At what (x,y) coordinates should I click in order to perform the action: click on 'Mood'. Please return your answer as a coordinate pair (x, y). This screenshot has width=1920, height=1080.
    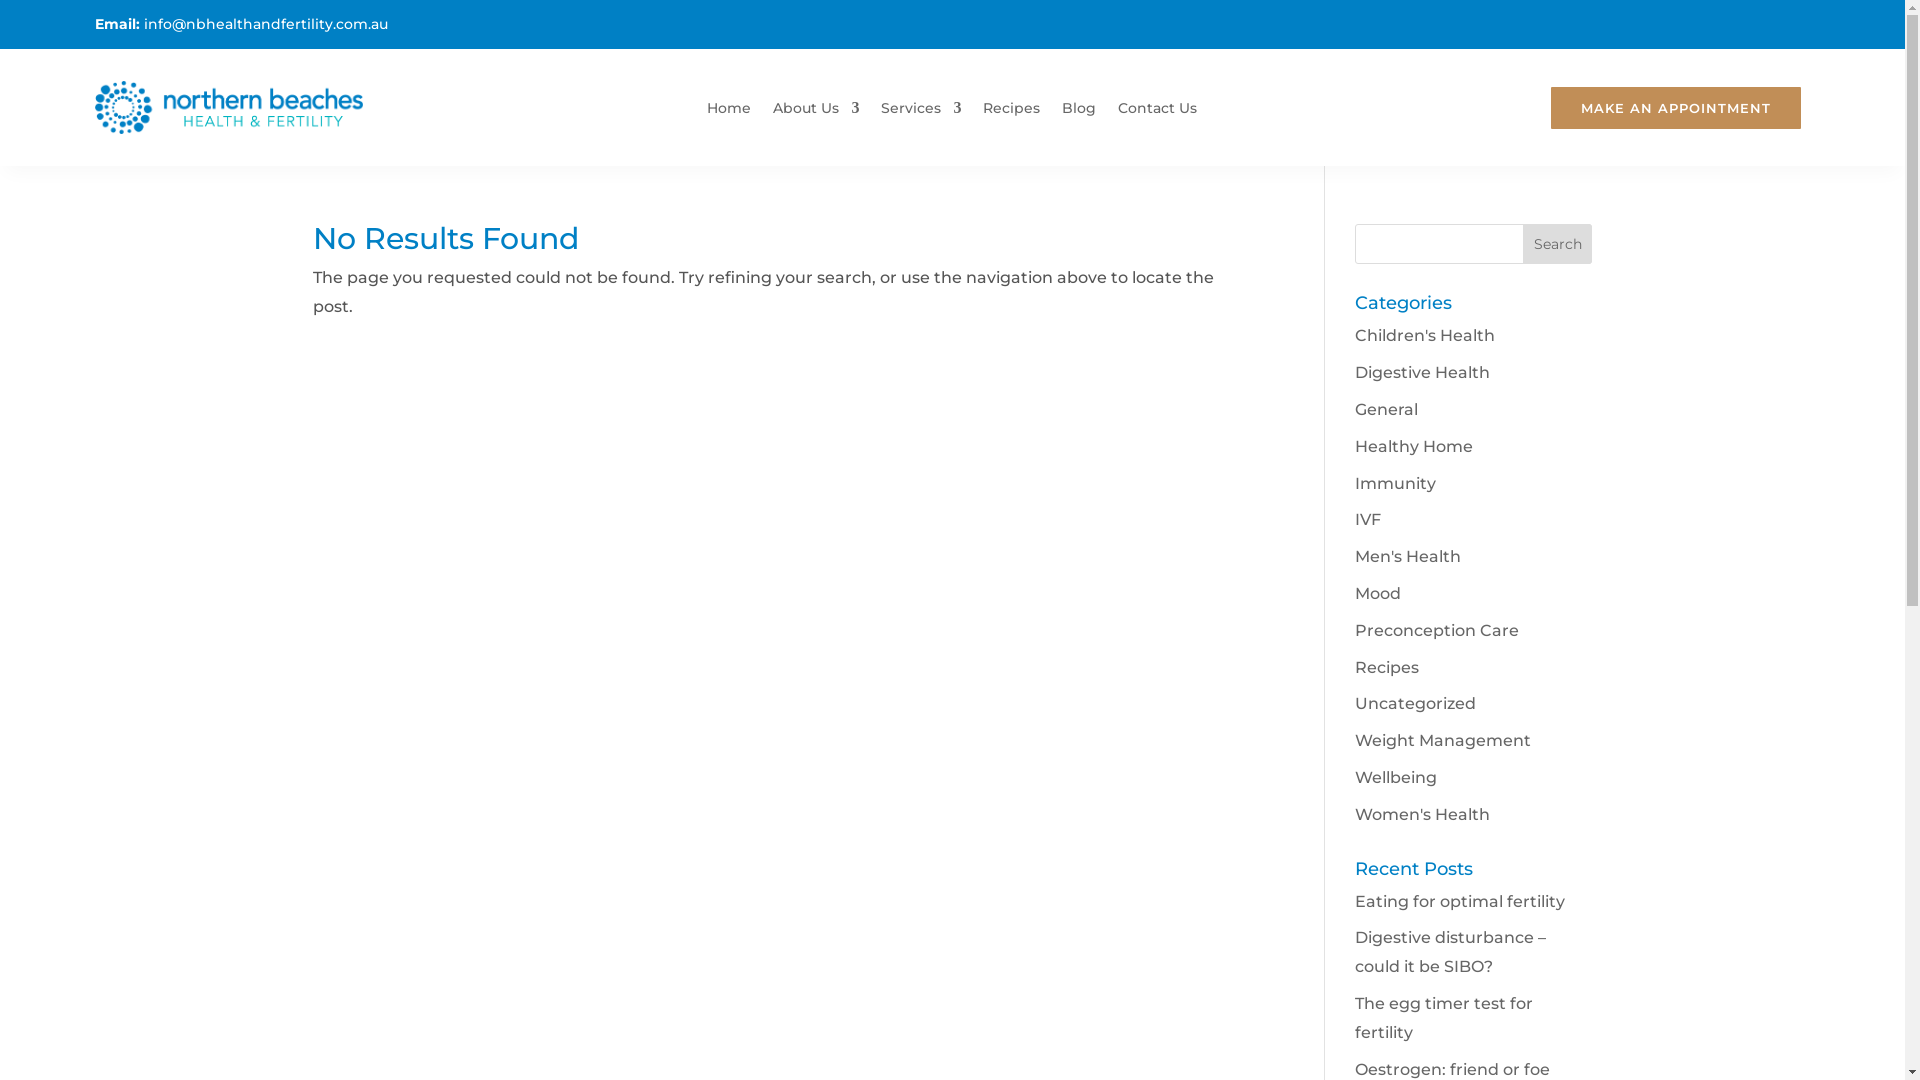
    Looking at the image, I should click on (1376, 592).